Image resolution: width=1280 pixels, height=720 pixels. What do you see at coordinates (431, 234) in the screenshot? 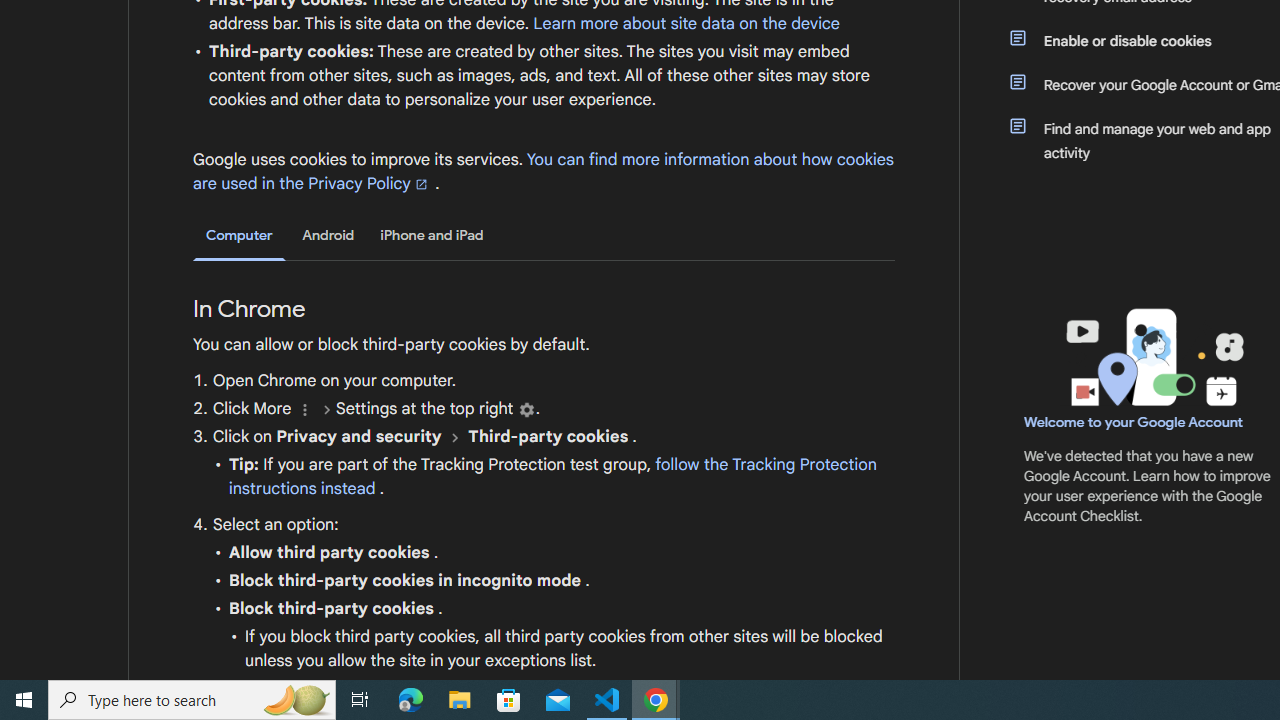
I see `'iPhone and iPad'` at bounding box center [431, 234].